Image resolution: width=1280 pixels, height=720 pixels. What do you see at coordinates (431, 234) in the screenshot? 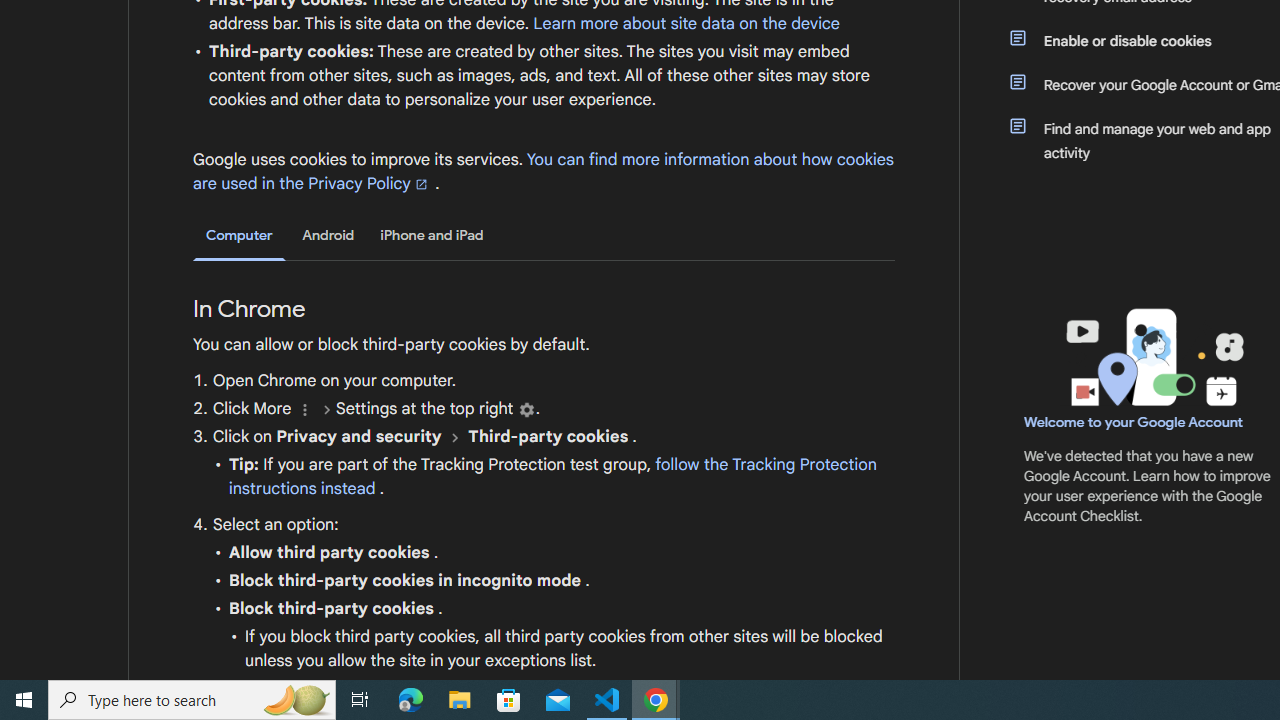
I see `'iPhone and iPad'` at bounding box center [431, 234].